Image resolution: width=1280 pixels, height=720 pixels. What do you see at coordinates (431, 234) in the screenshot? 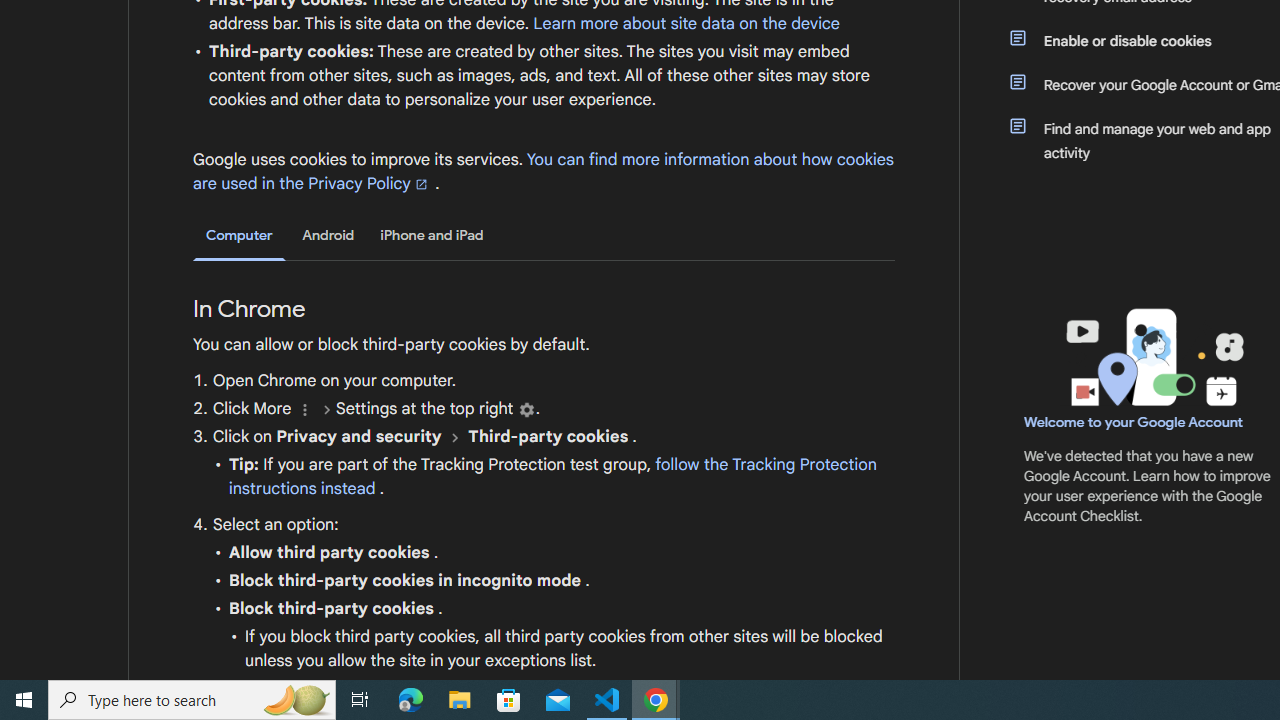
I see `'iPhone and iPad'` at bounding box center [431, 234].